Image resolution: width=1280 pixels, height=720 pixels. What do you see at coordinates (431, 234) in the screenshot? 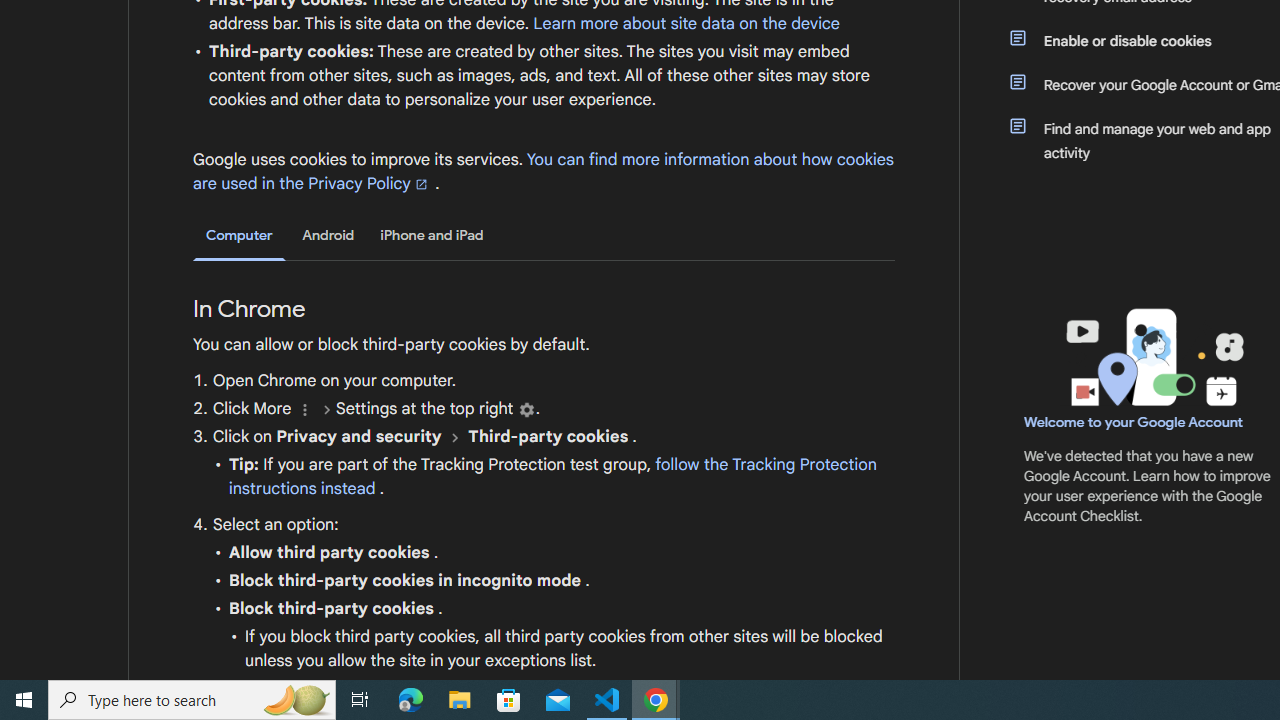
I see `'iPhone and iPad'` at bounding box center [431, 234].